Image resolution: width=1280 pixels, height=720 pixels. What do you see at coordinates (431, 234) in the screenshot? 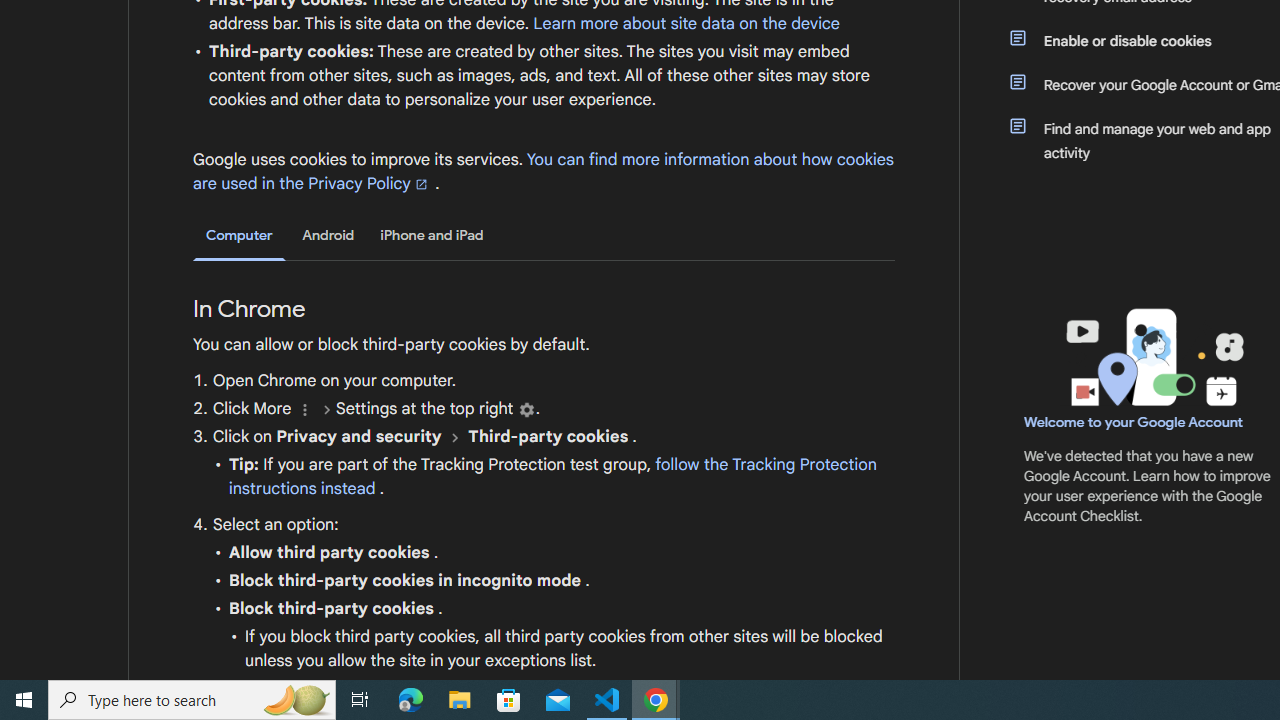
I see `'iPhone and iPad'` at bounding box center [431, 234].